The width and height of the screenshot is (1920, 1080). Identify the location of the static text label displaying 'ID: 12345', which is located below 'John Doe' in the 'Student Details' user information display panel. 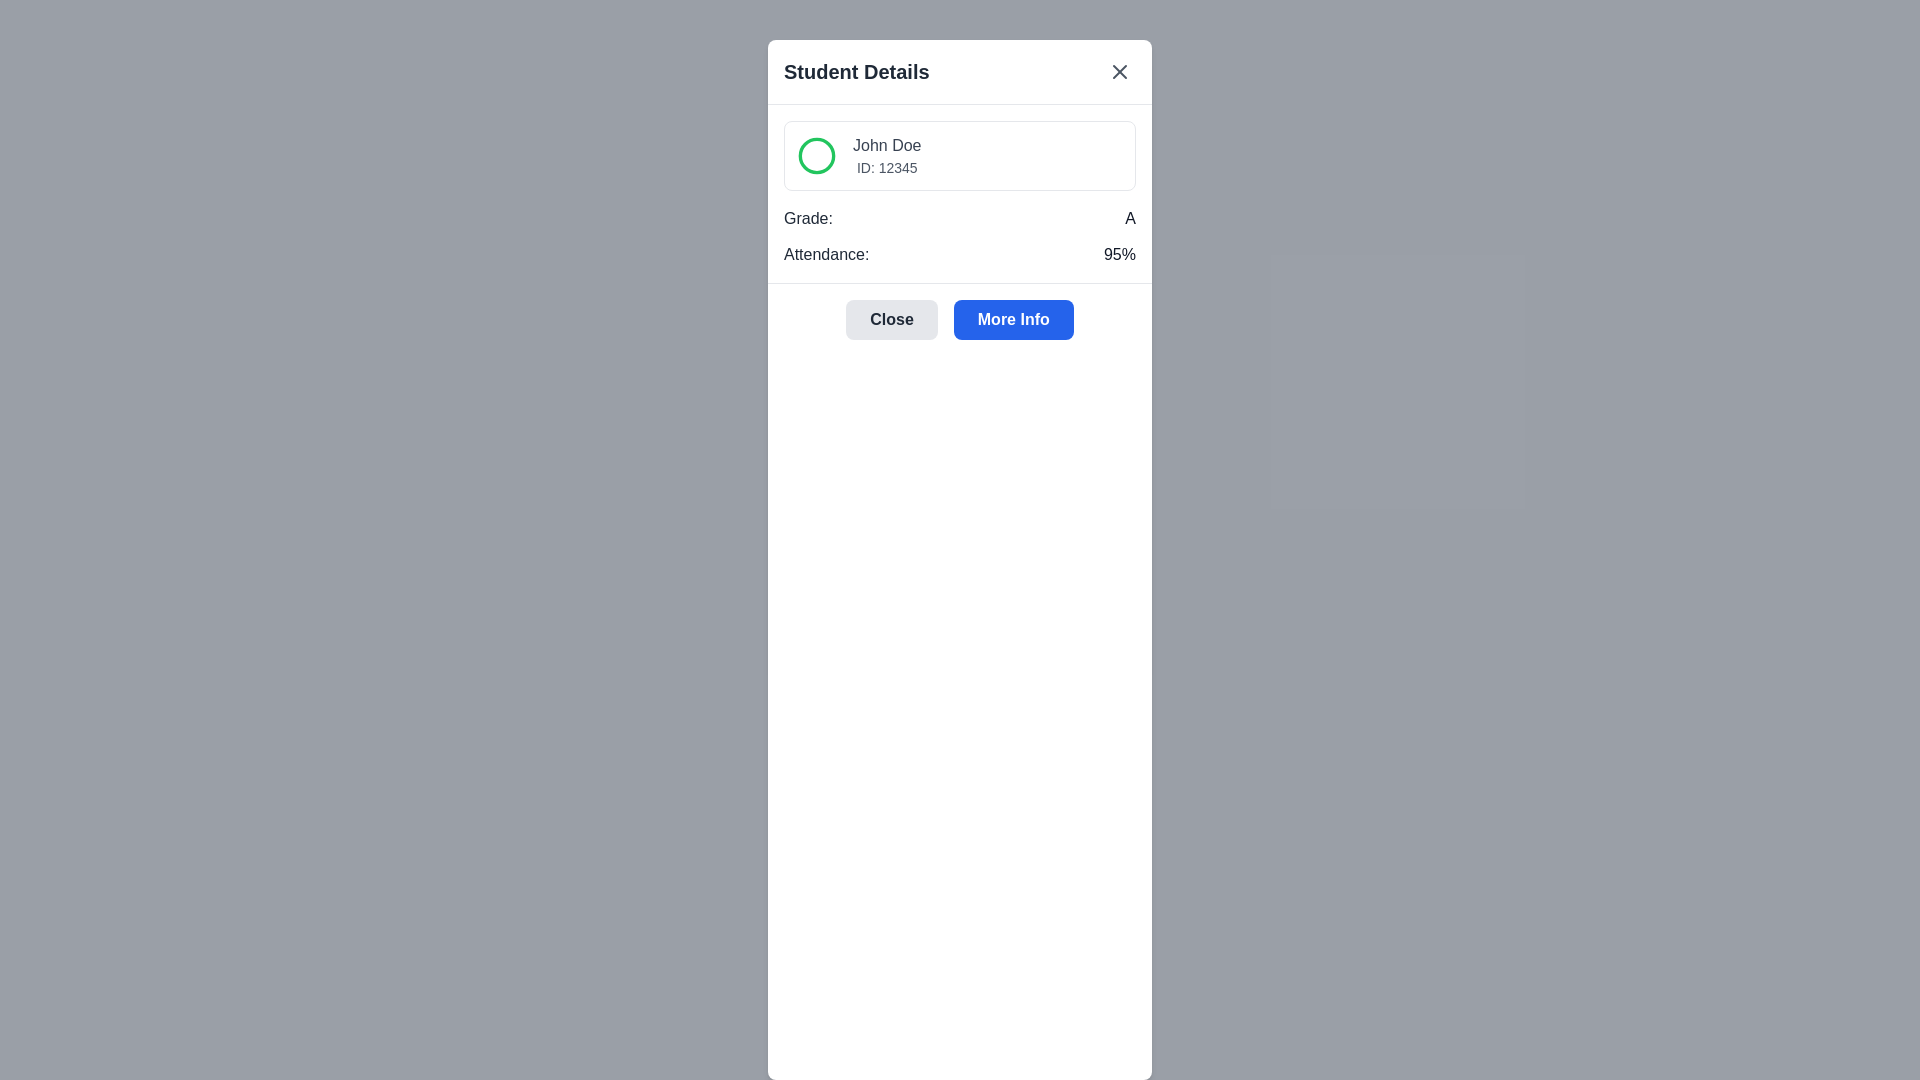
(886, 167).